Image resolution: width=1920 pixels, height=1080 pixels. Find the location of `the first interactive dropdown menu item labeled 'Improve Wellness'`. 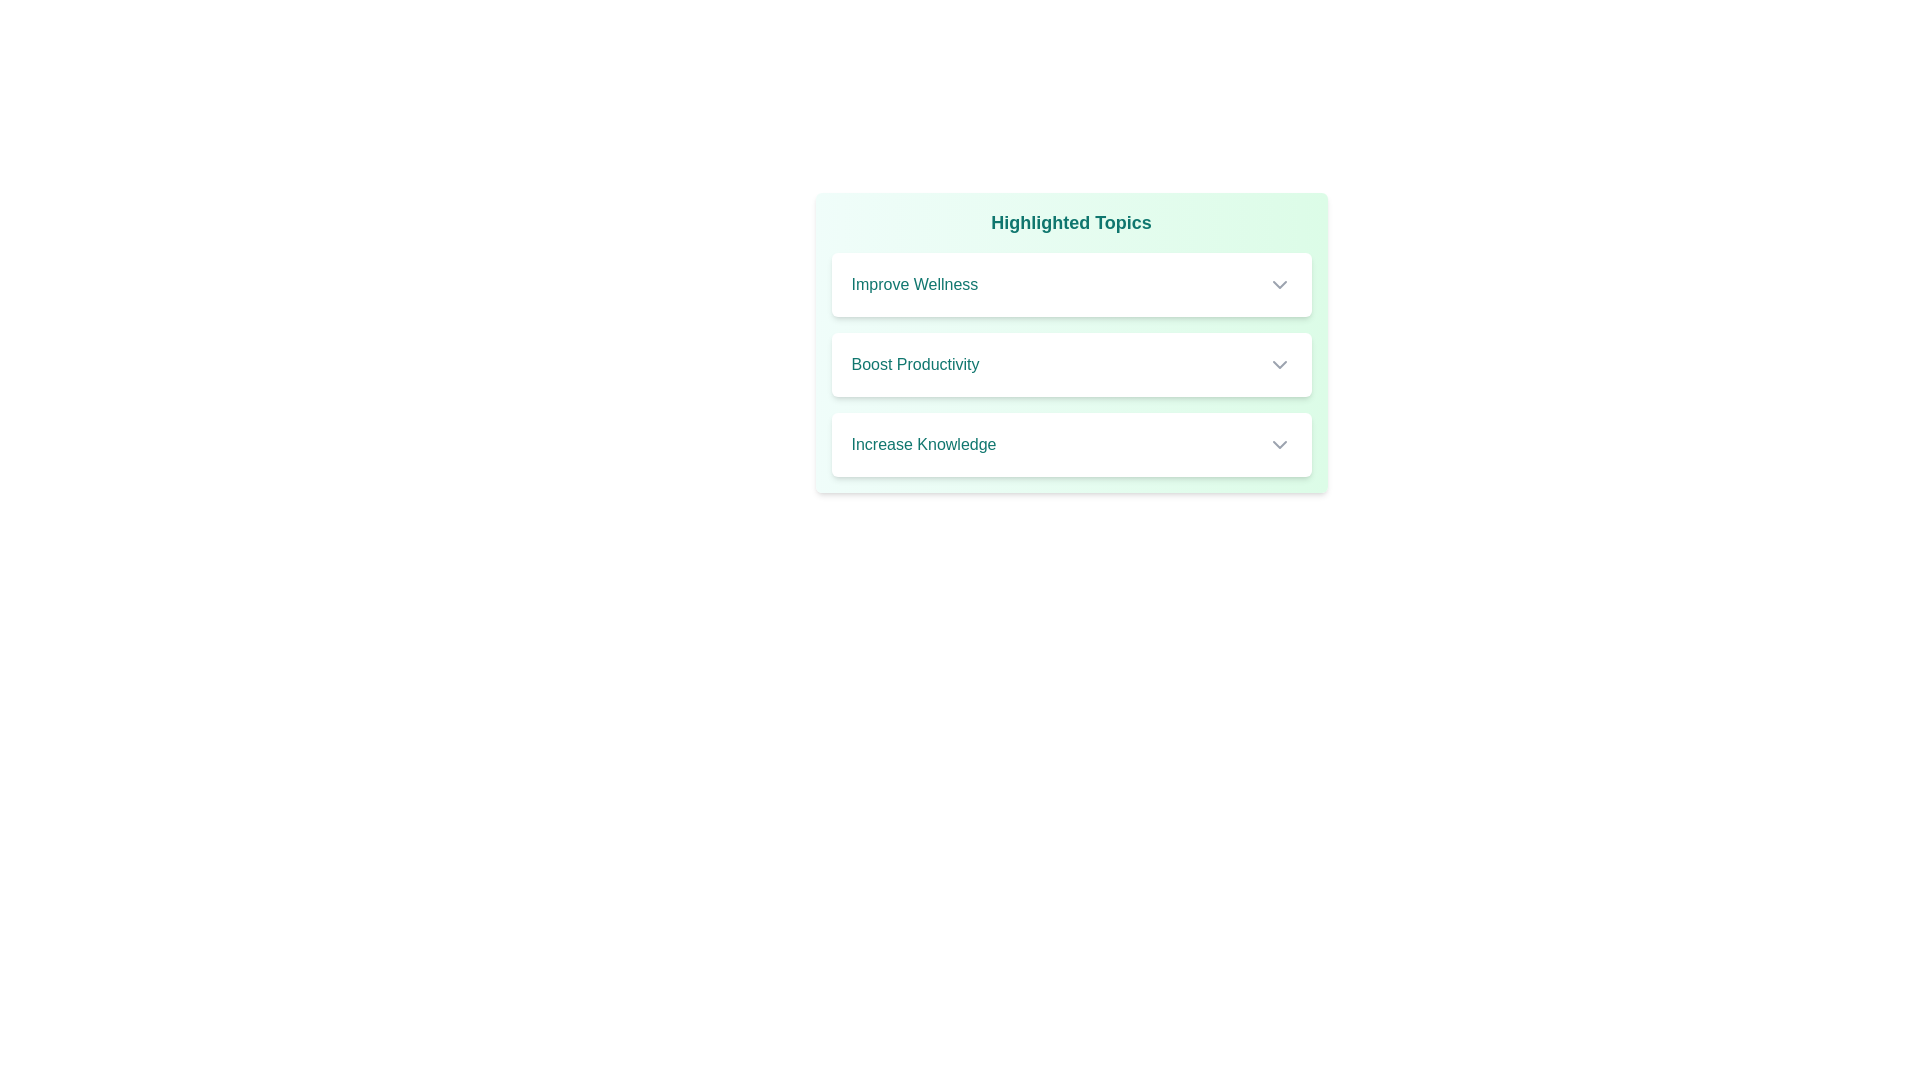

the first interactive dropdown menu item labeled 'Improve Wellness' is located at coordinates (1070, 285).